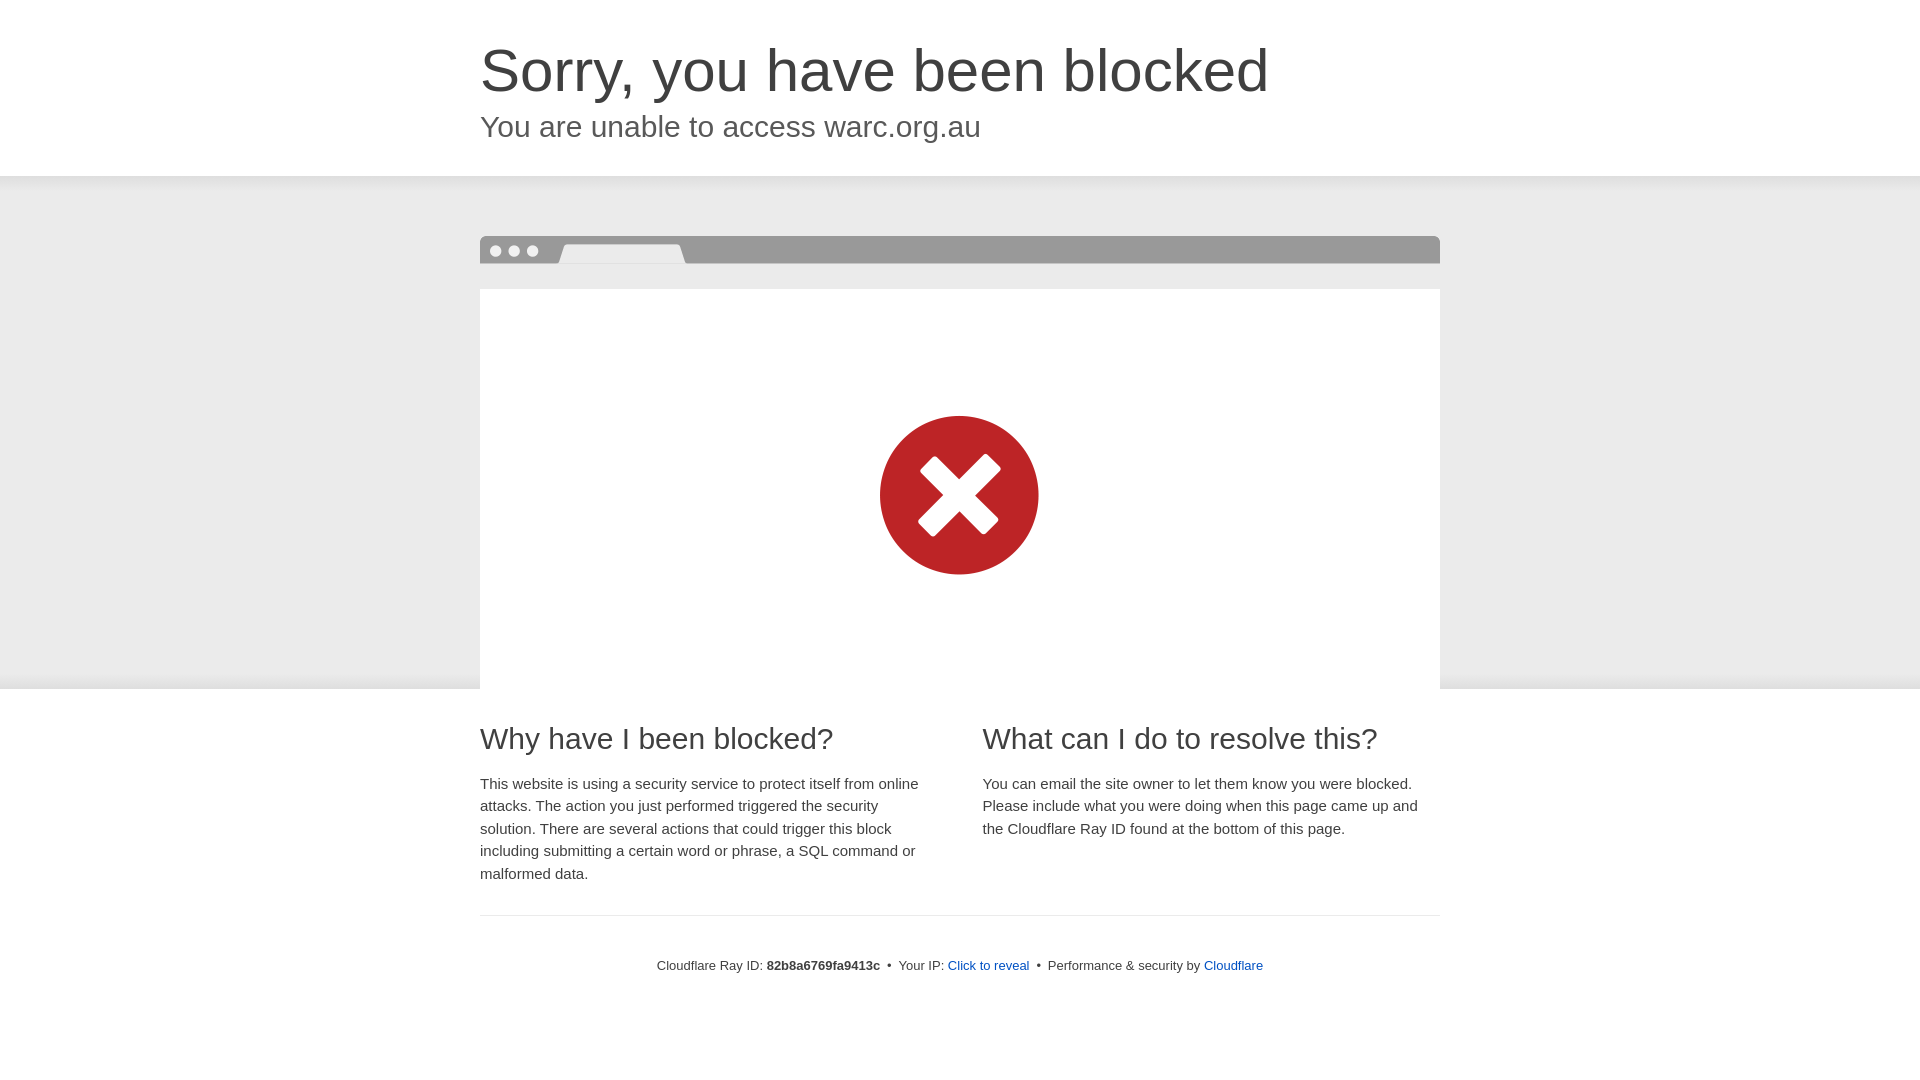  I want to click on 'Click to reveal', so click(988, 964).